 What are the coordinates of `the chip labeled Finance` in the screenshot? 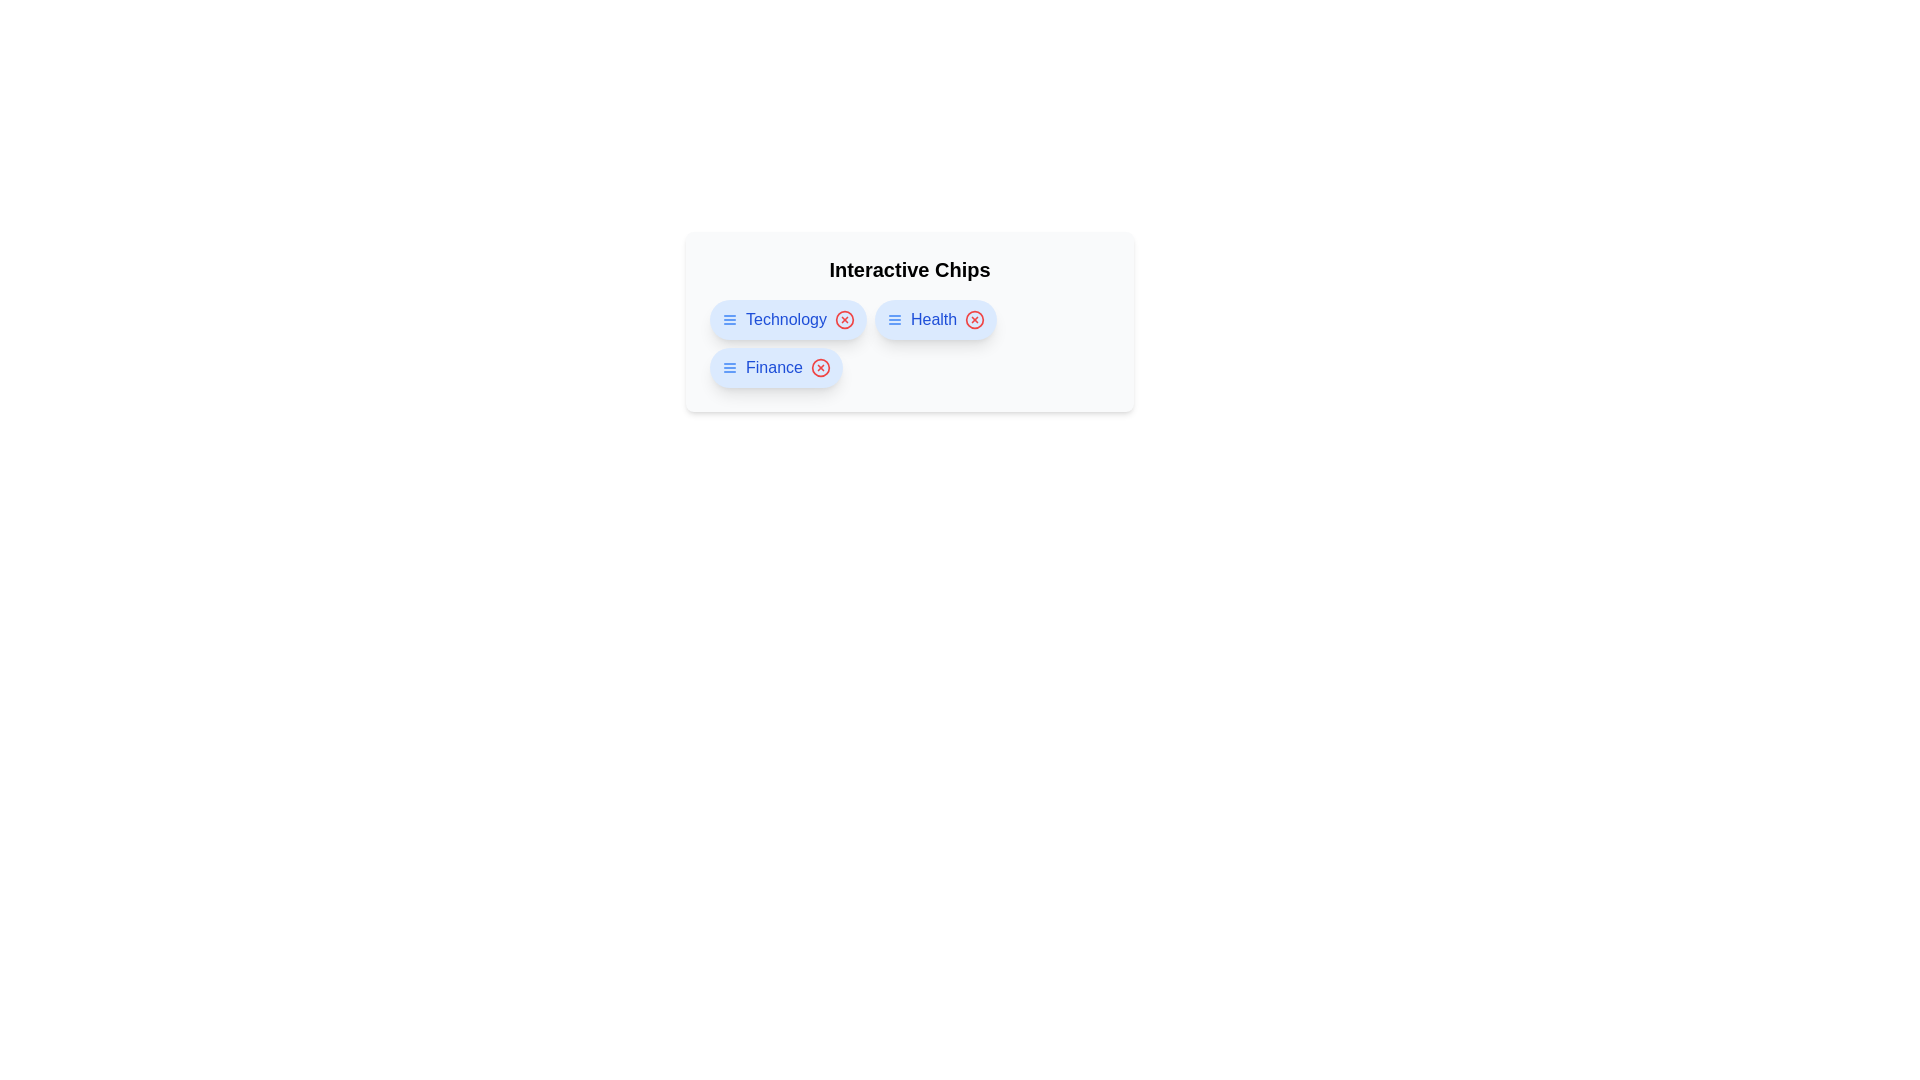 It's located at (775, 367).